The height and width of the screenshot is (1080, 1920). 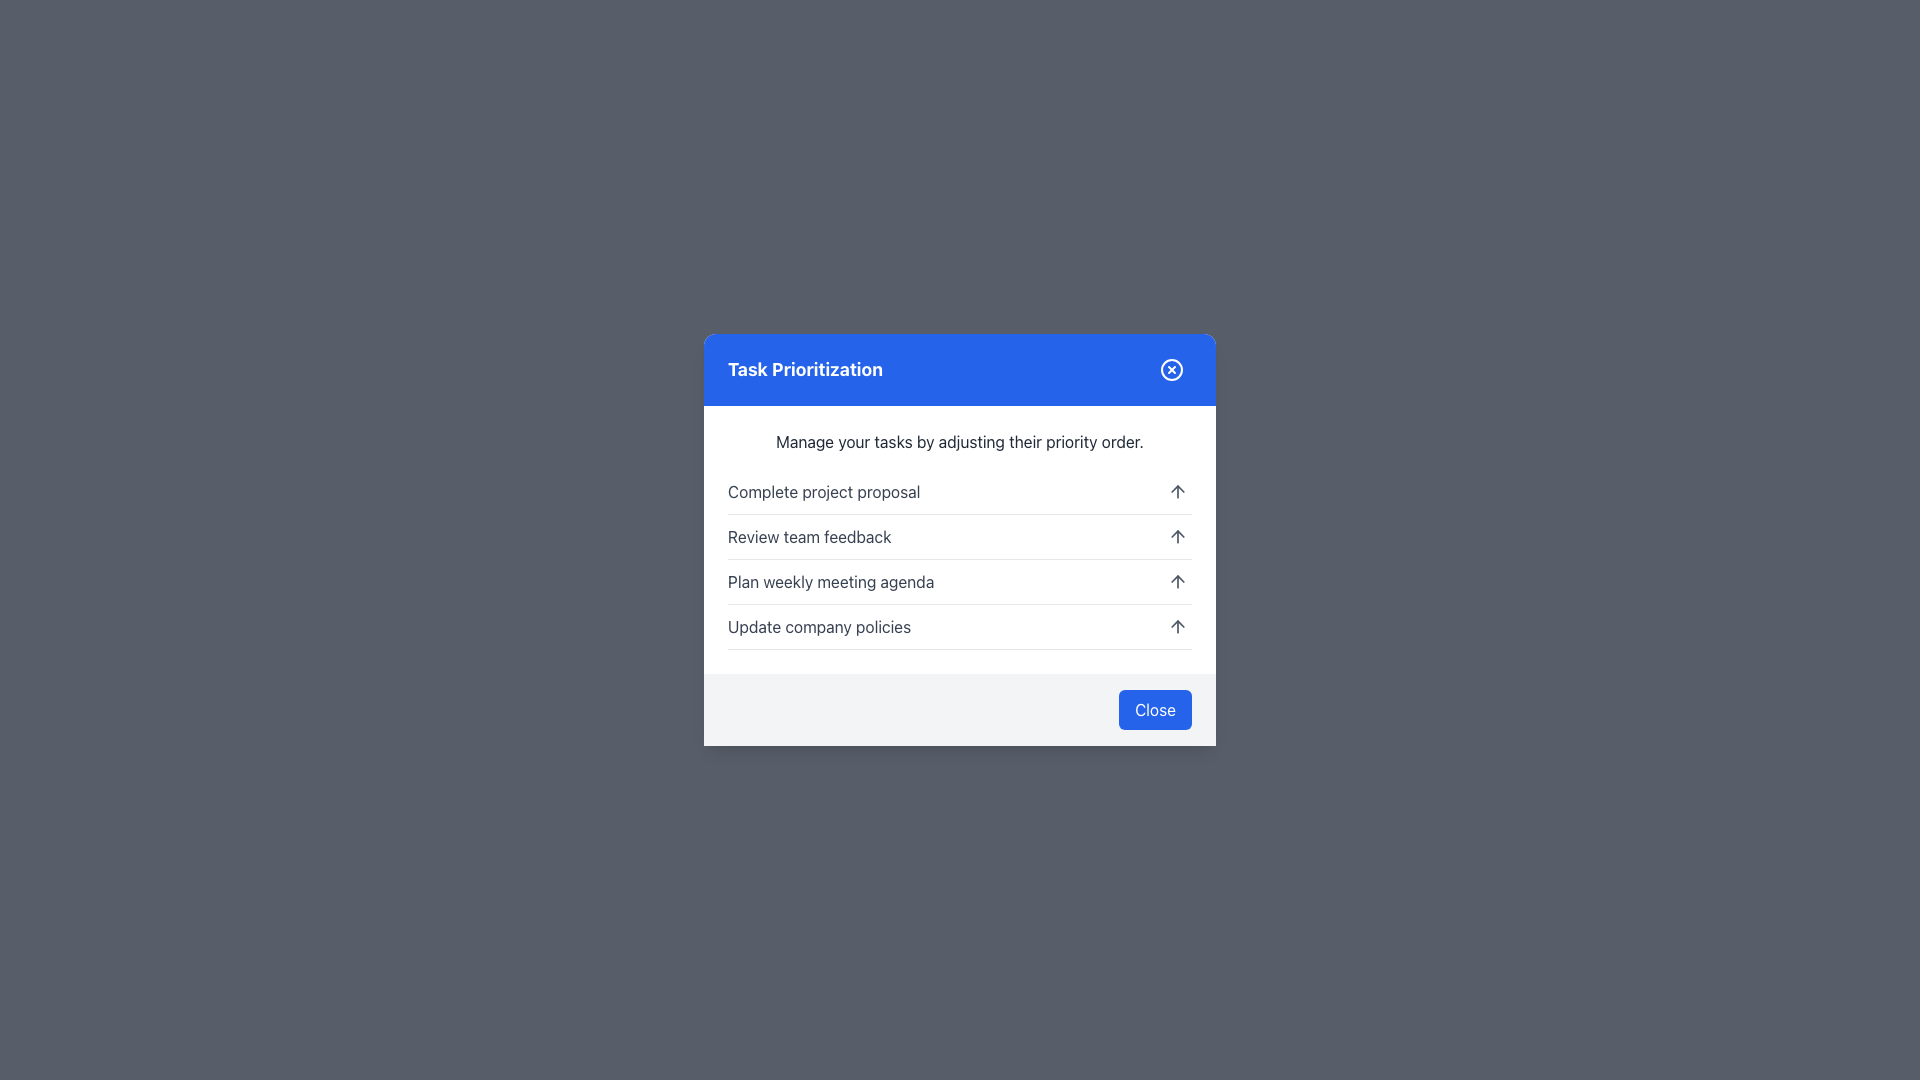 I want to click on the text label displaying 'Review team feedback' in the task prioritization modal, so click(x=809, y=535).